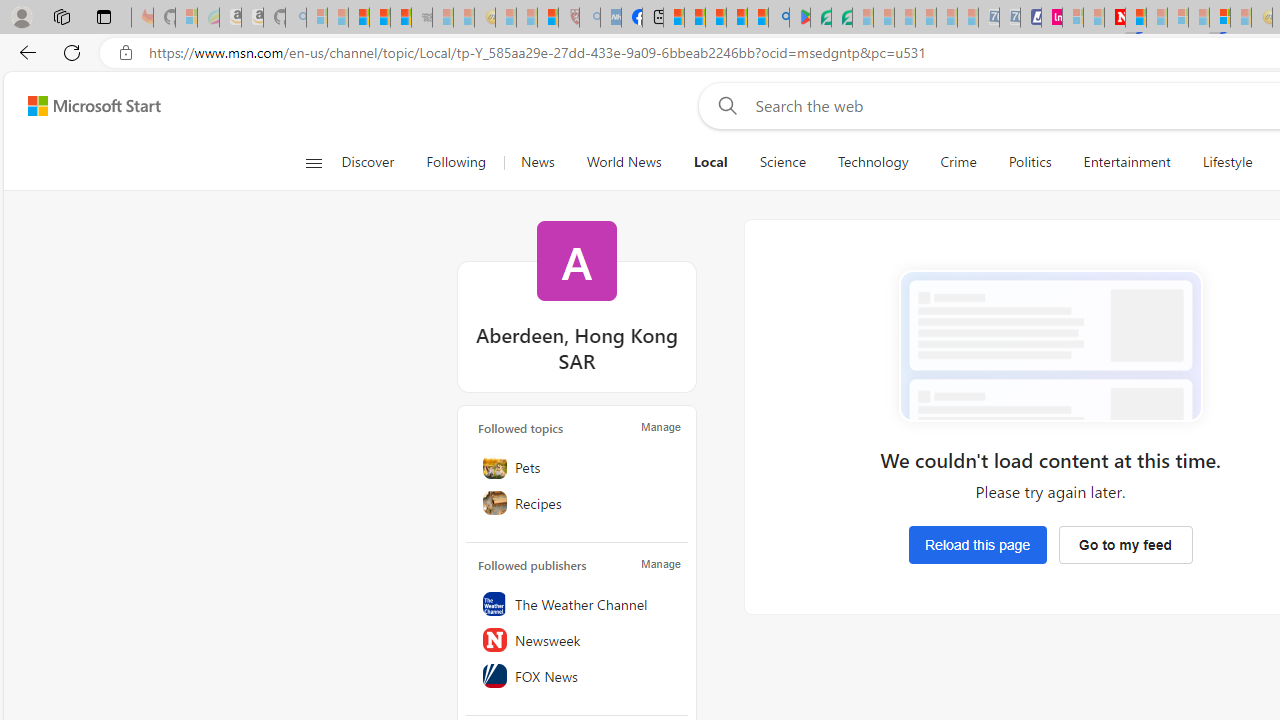 This screenshot has width=1280, height=720. Describe the element at coordinates (1226, 162) in the screenshot. I see `'Lifestyle'` at that location.